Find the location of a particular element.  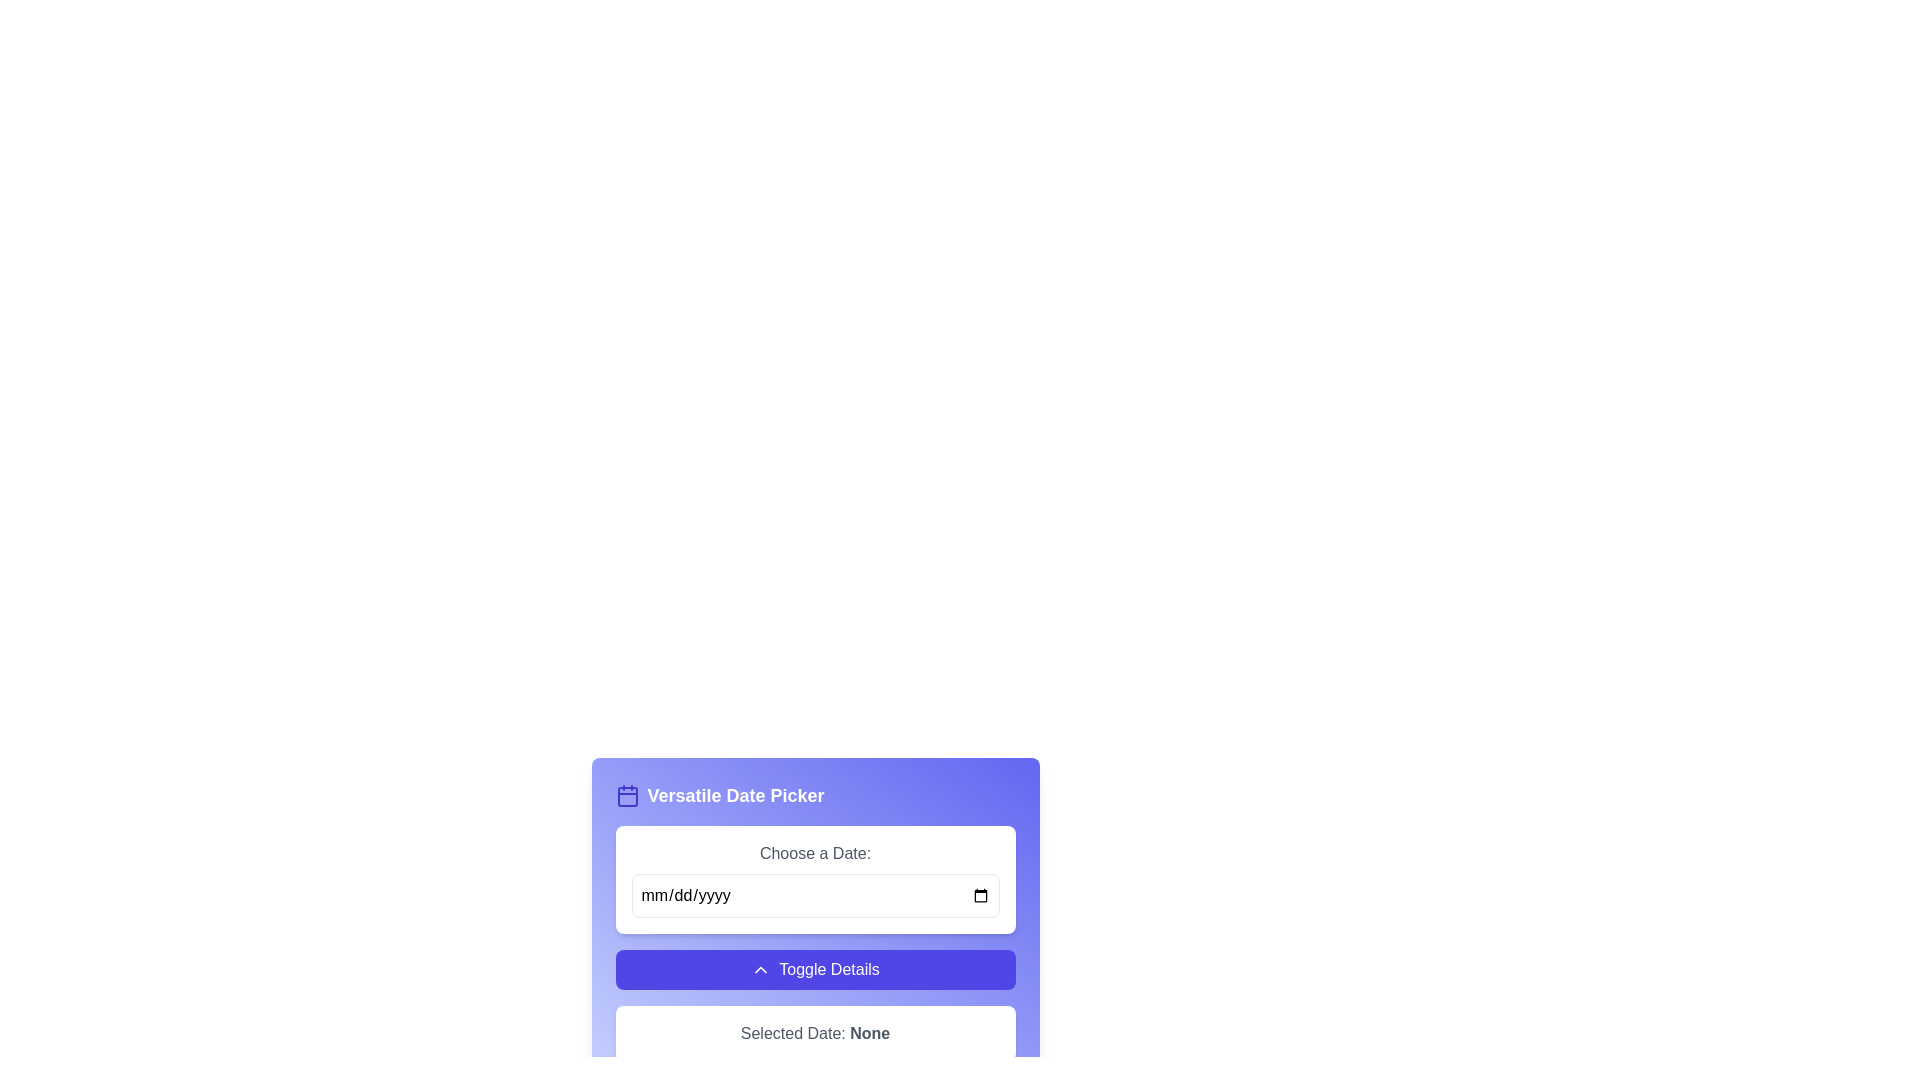

the button that expands or collapses the information panel, which is the third interactive element below the date input field is located at coordinates (815, 968).